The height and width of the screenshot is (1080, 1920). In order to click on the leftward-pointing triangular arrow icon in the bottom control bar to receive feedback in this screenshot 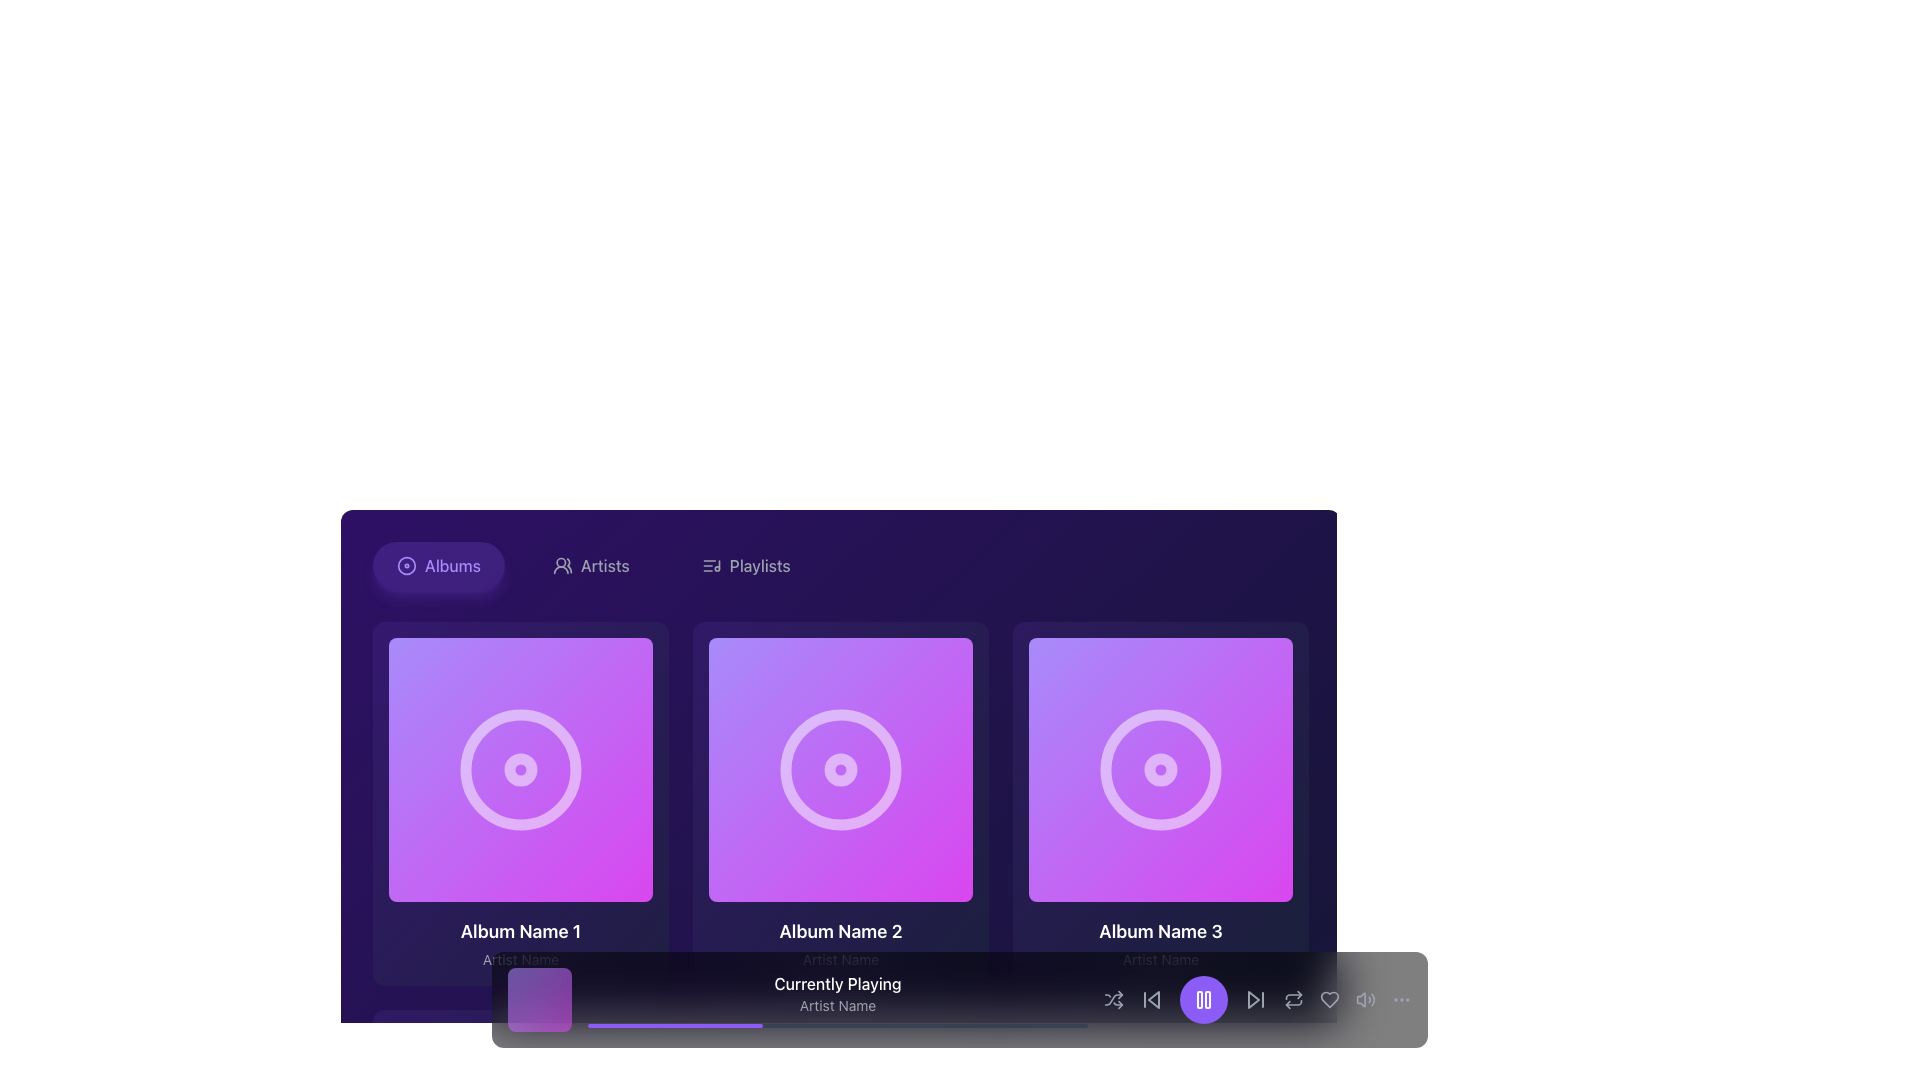, I will do `click(1153, 999)`.